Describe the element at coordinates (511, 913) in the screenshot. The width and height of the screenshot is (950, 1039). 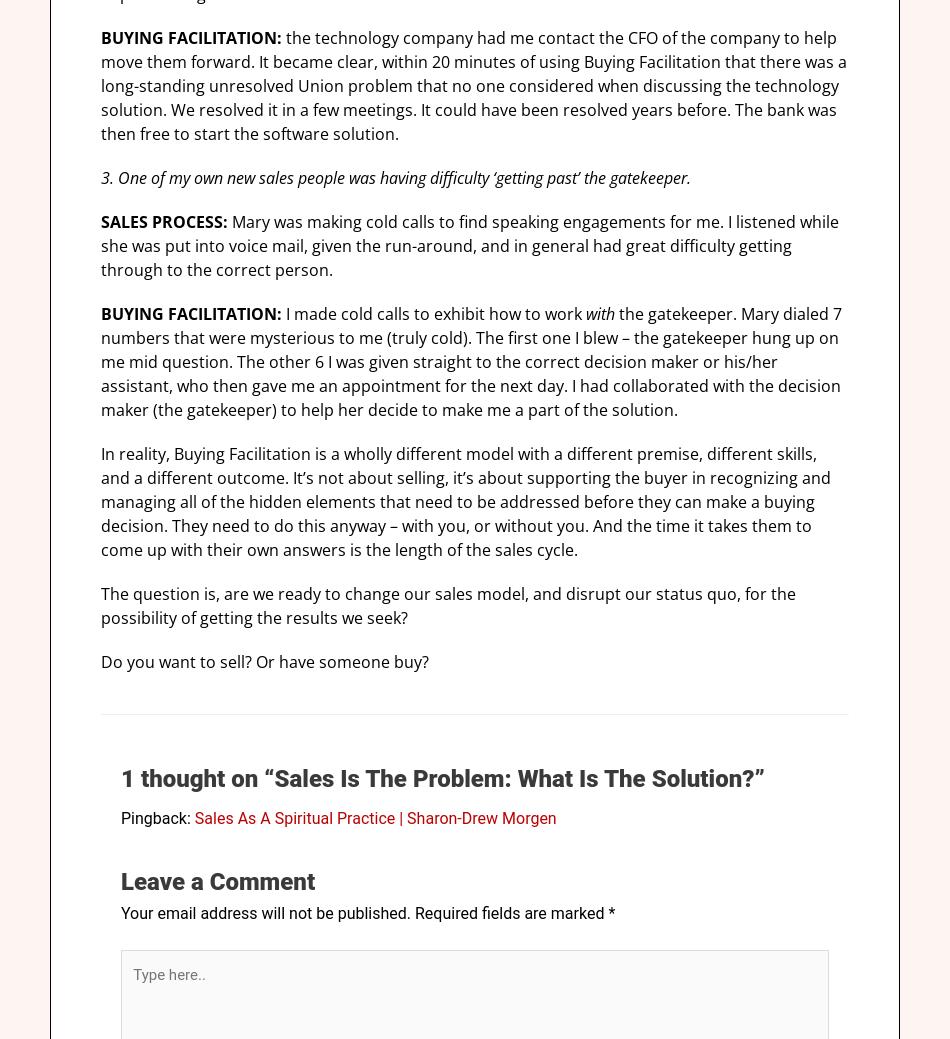
I see `'Required fields are marked'` at that location.